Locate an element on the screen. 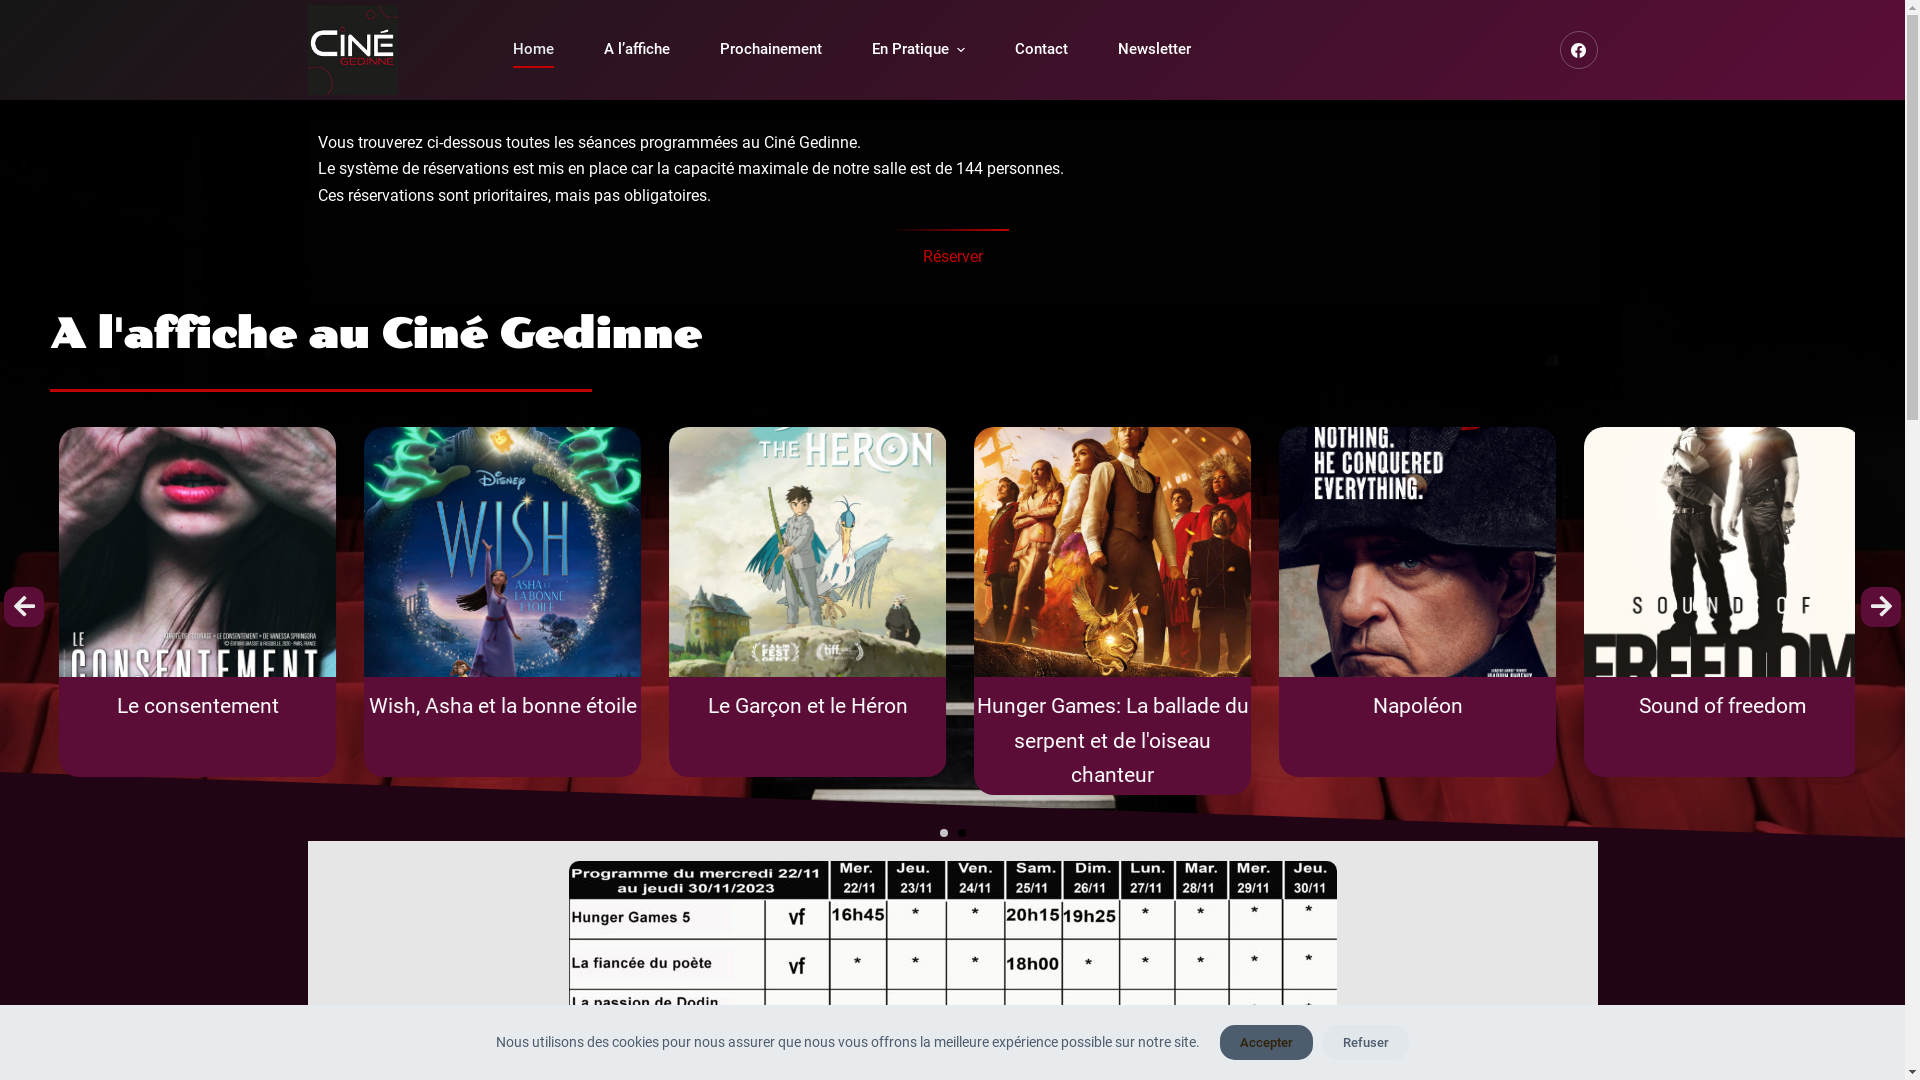 The image size is (1920, 1080). 'Contact' is located at coordinates (989, 48).